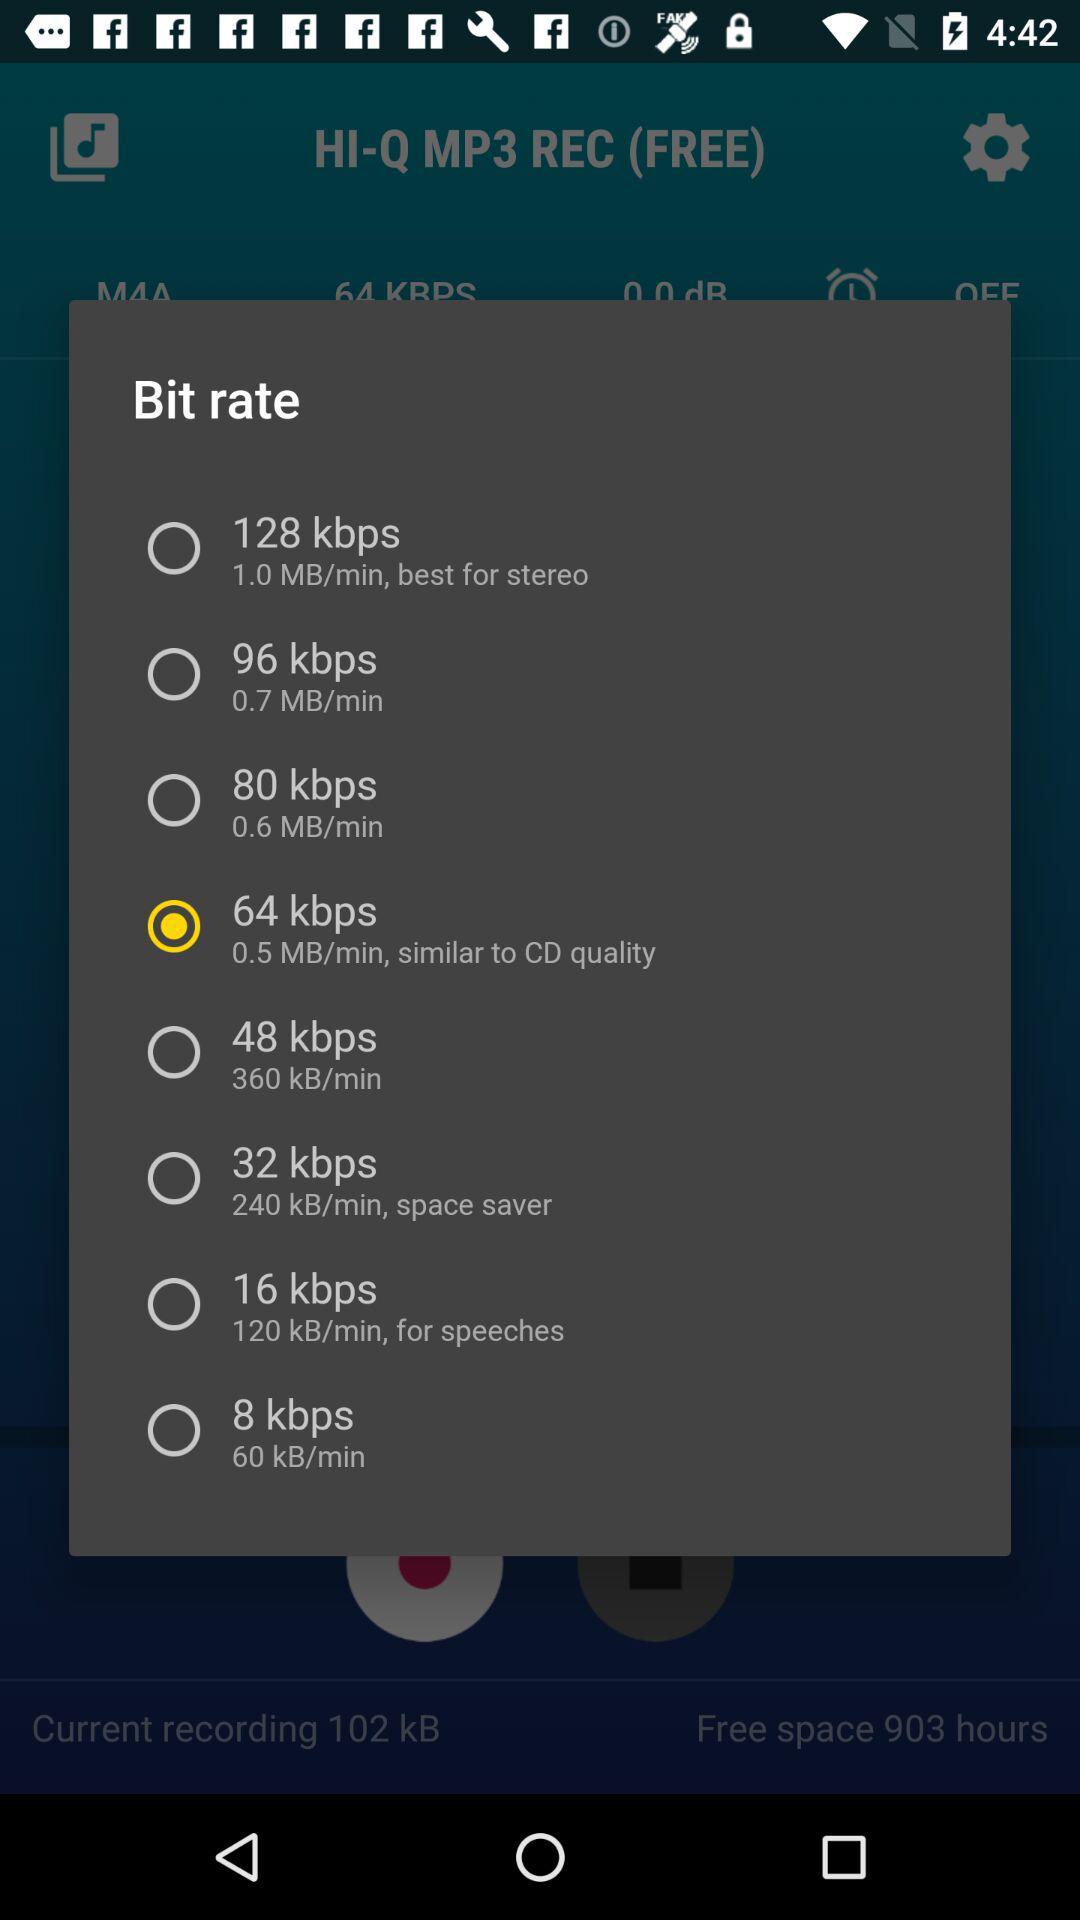 The width and height of the screenshot is (1080, 1920). What do you see at coordinates (402, 548) in the screenshot?
I see `128 kbps 1 item` at bounding box center [402, 548].